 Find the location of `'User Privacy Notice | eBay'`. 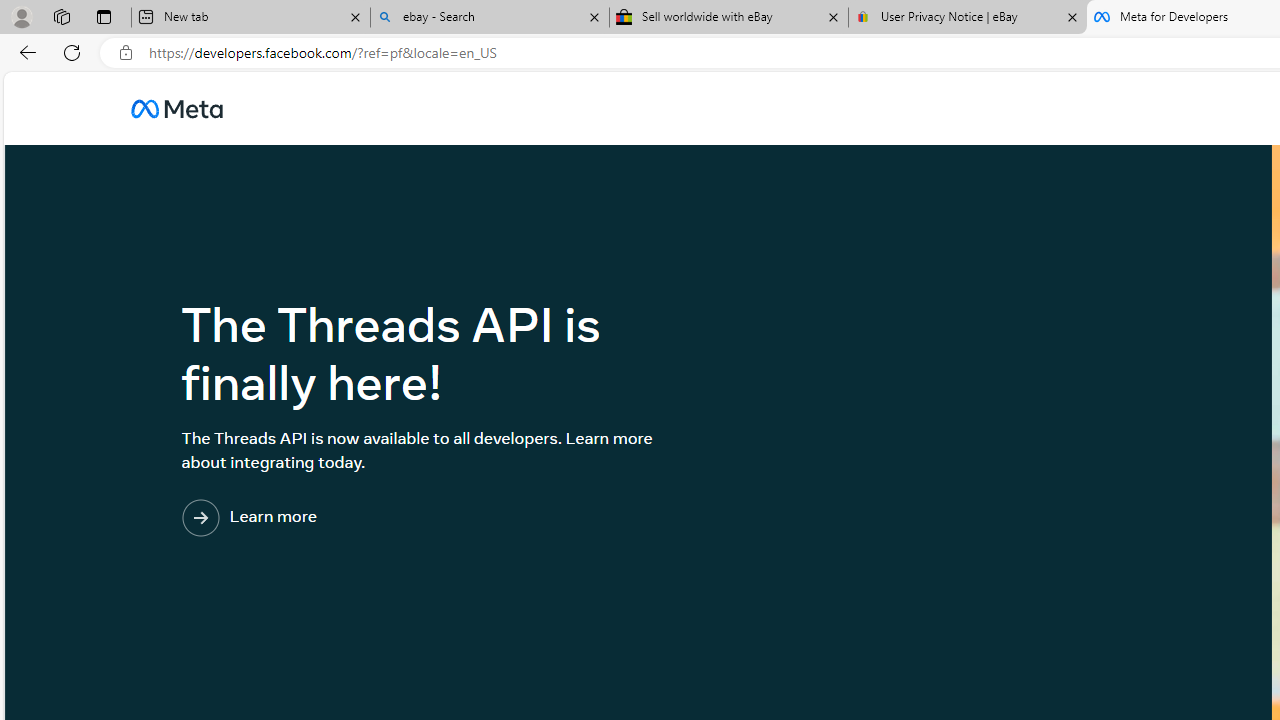

'User Privacy Notice | eBay' is located at coordinates (967, 17).